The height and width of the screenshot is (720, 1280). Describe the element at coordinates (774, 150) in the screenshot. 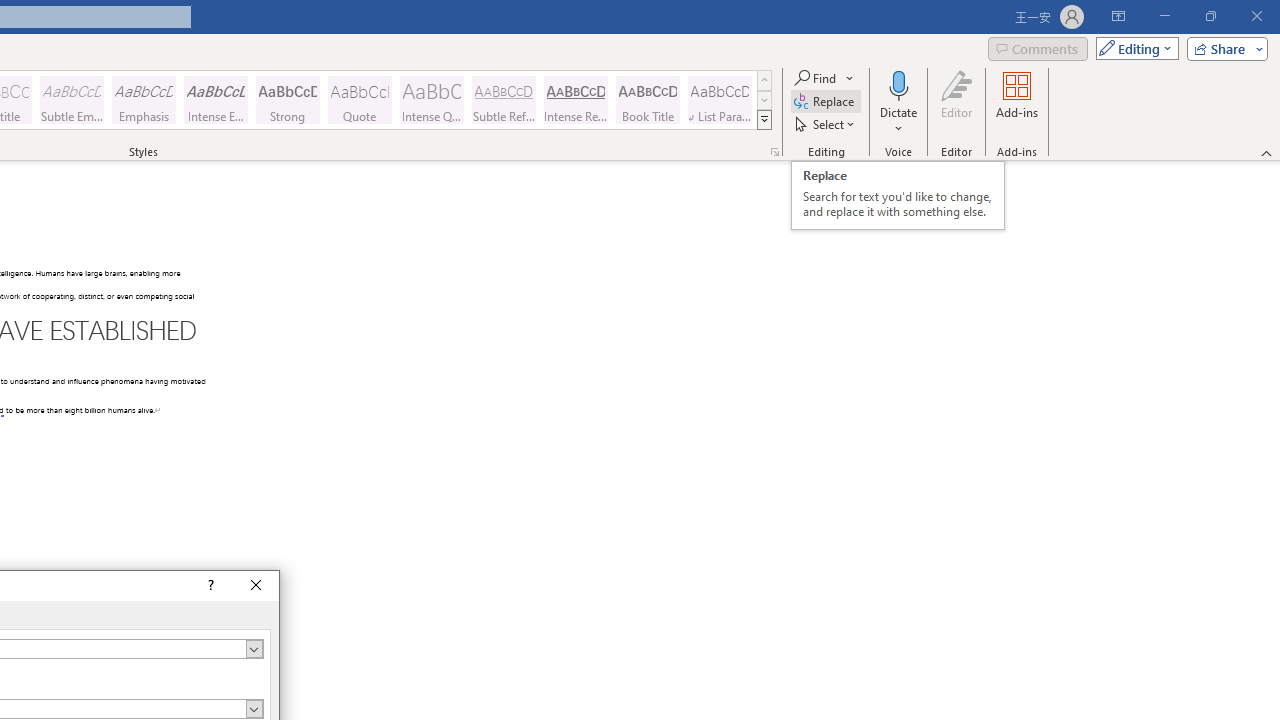

I see `'Styles...'` at that location.